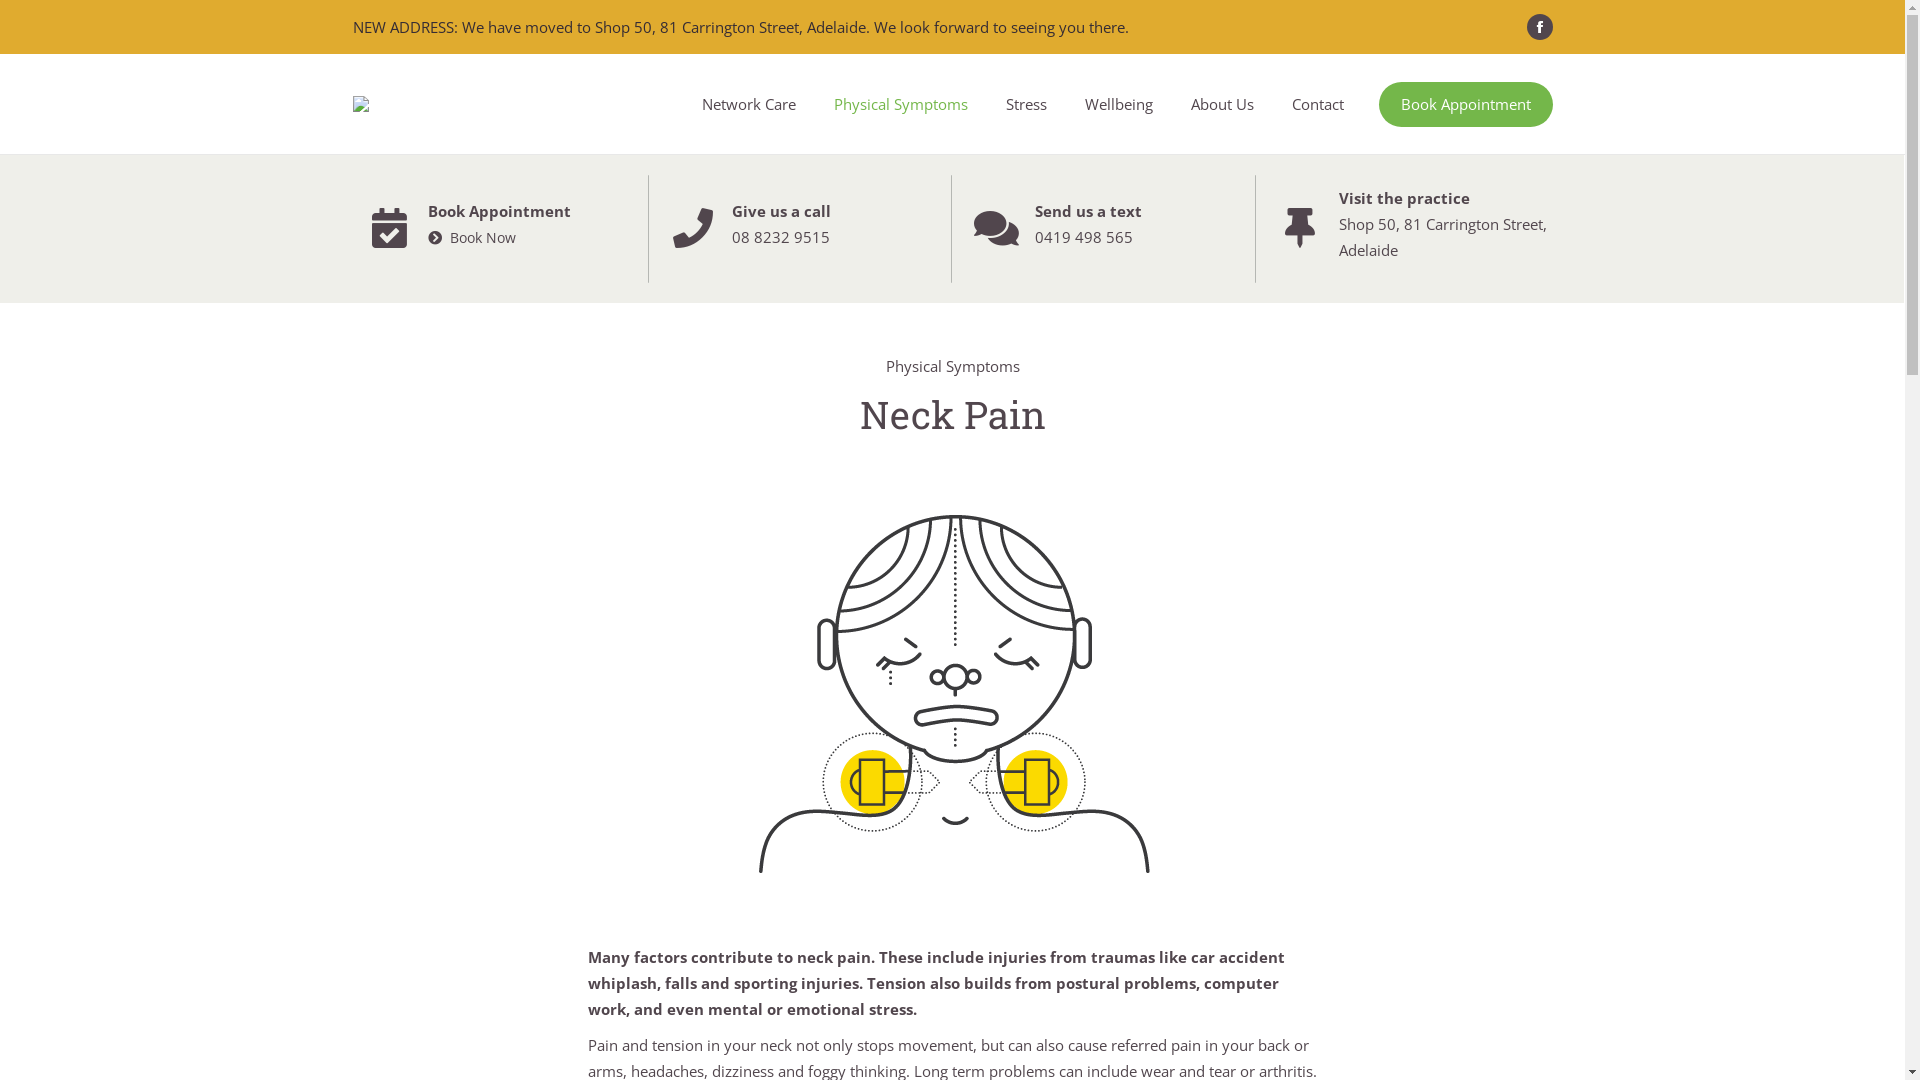  Describe the element at coordinates (1079, 103) in the screenshot. I see `'Wellbeing'` at that location.